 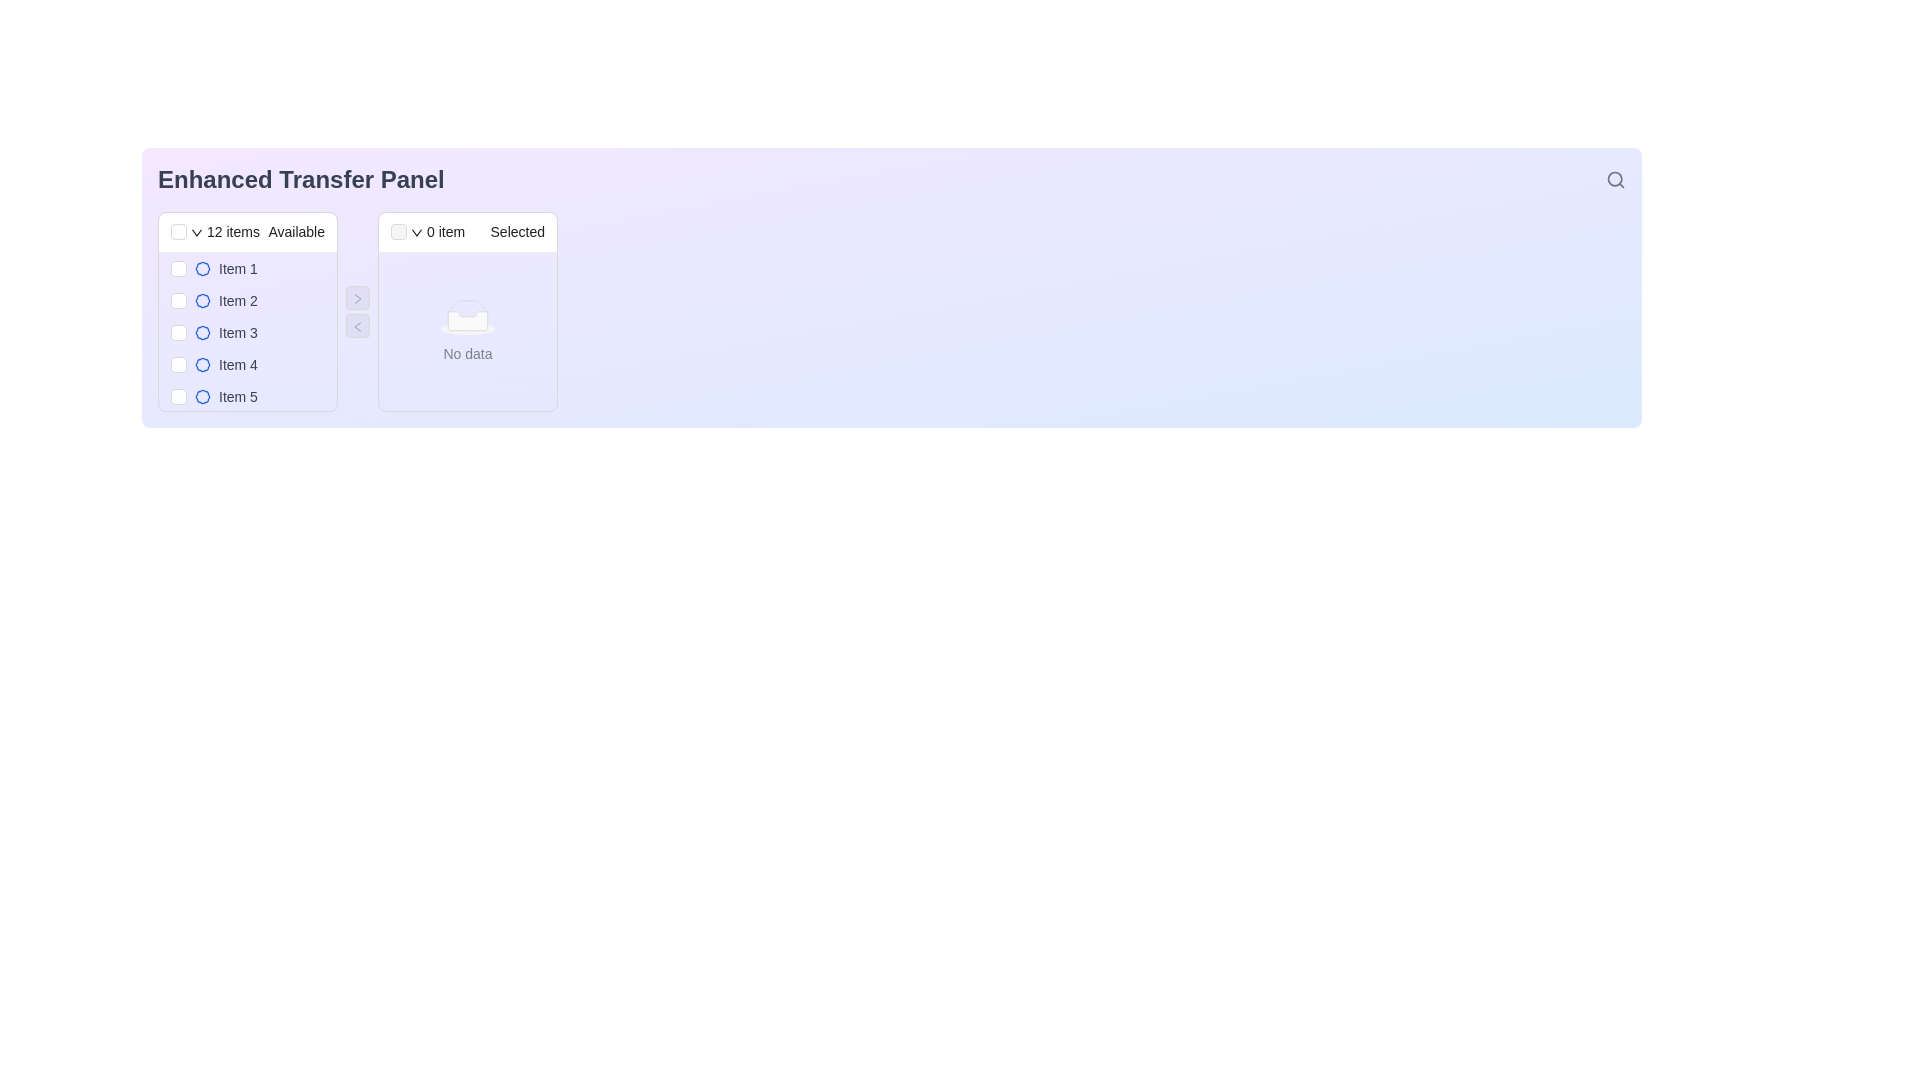 I want to click on the checkbox of the fourth item in the transfer list located in the left-side pane, so click(x=247, y=365).